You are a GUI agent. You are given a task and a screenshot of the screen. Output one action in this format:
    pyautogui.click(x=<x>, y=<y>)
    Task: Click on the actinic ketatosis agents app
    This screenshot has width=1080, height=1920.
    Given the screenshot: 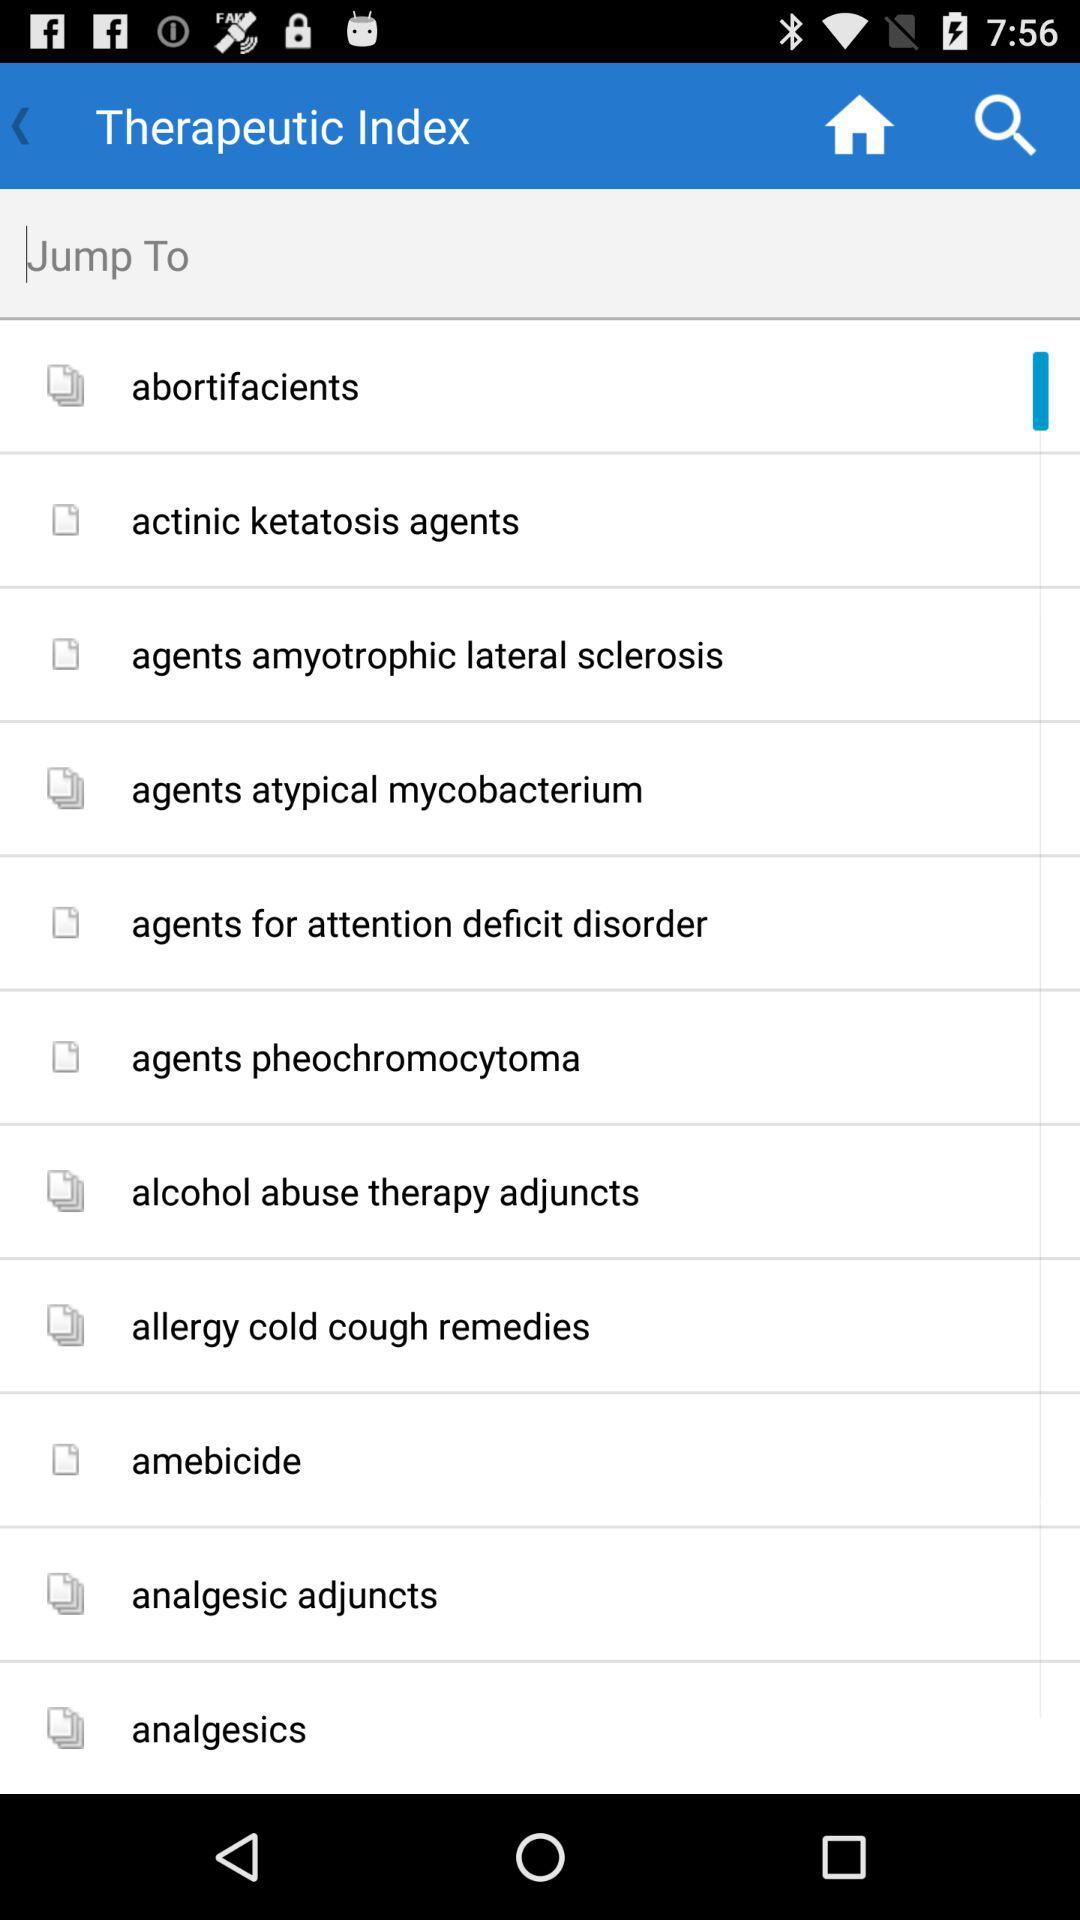 What is the action you would take?
    pyautogui.click(x=597, y=520)
    